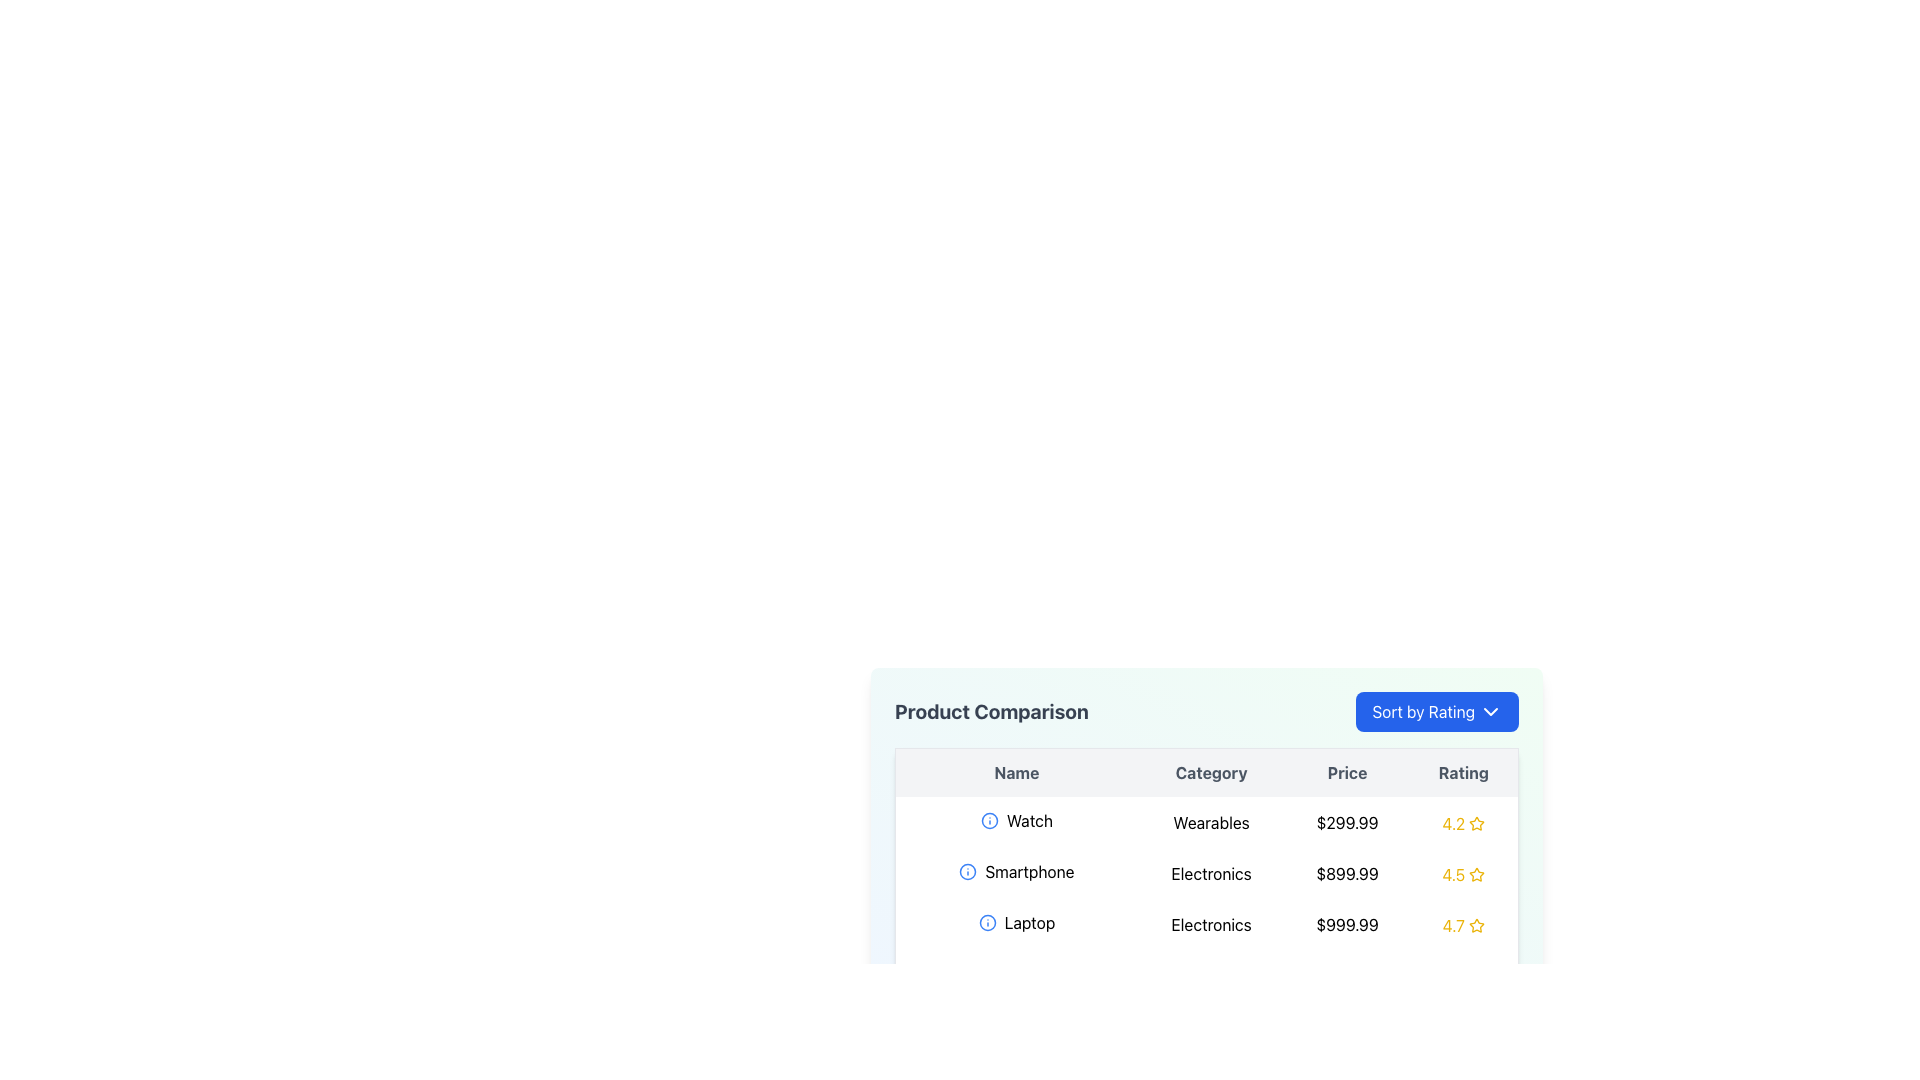  Describe the element at coordinates (1347, 822) in the screenshot. I see `the price text label for the item 'Watch' located in the first row of the 'Wearables' category table` at that location.